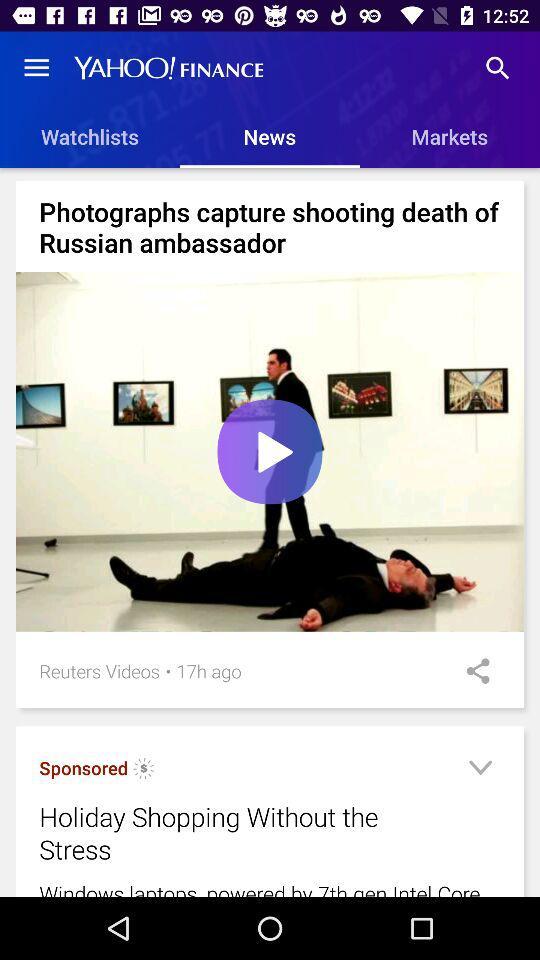 Image resolution: width=540 pixels, height=960 pixels. I want to click on expand more button, so click(479, 770).